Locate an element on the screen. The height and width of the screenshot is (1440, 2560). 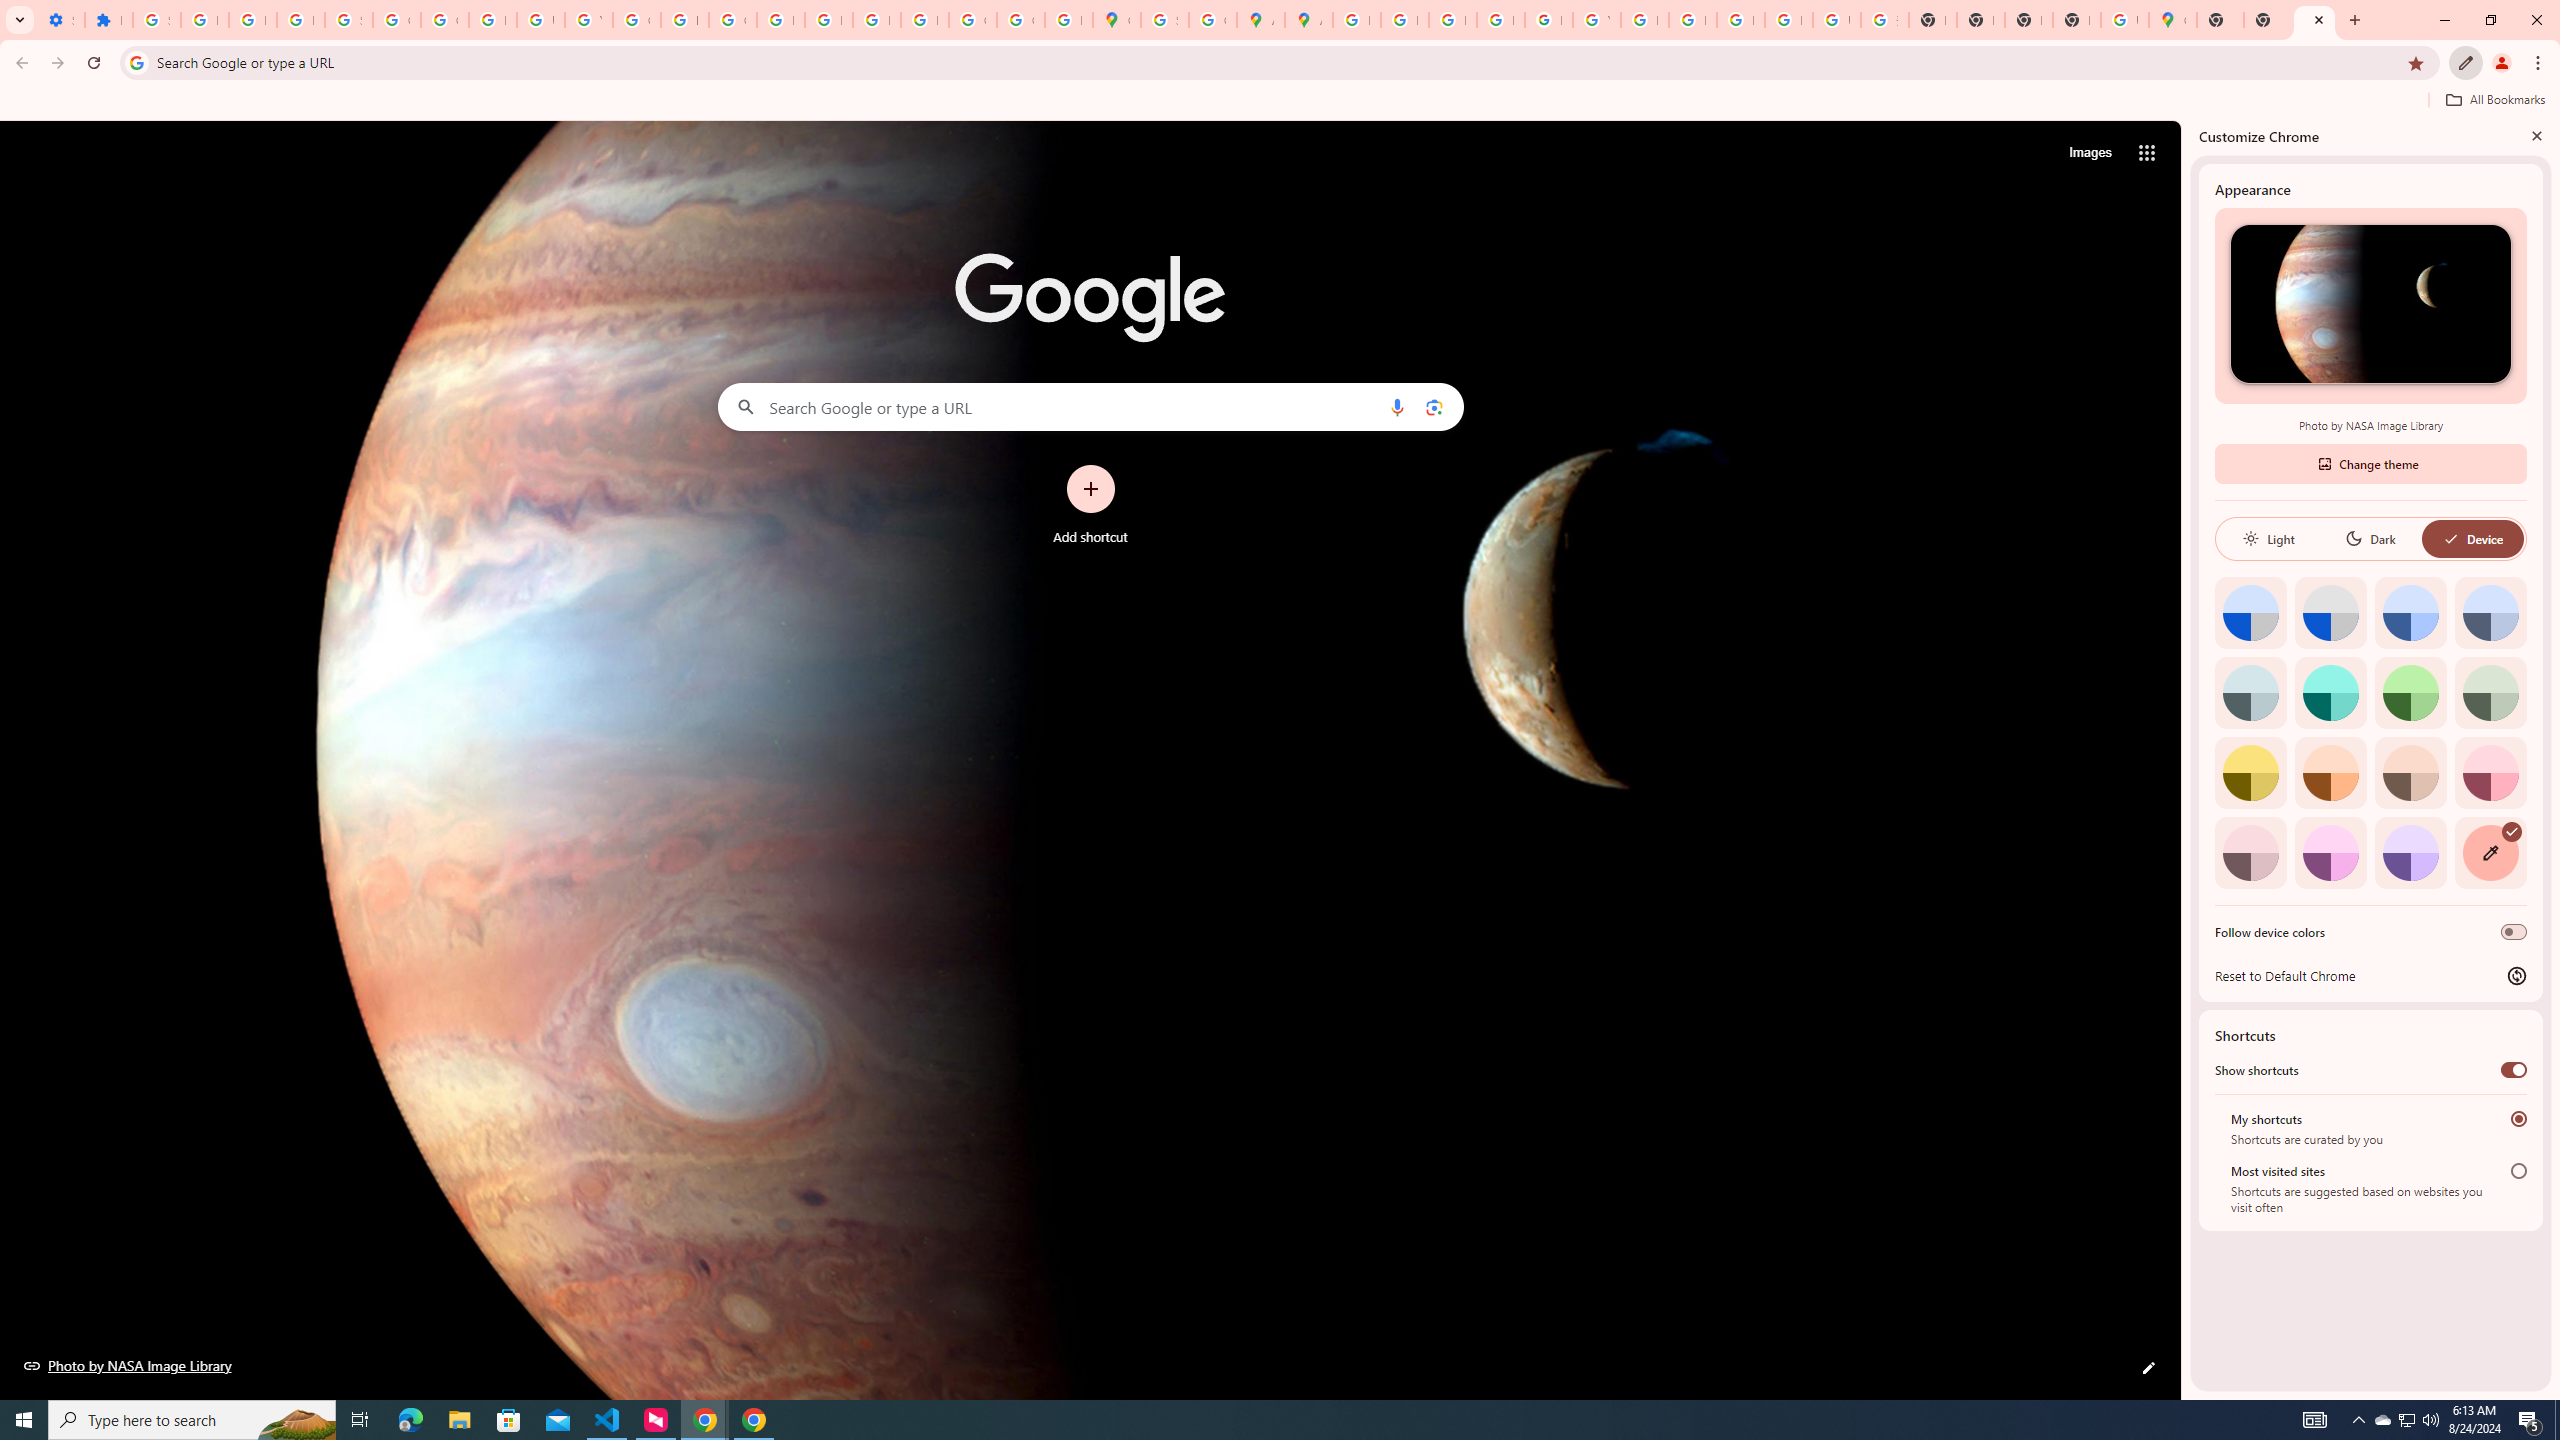
'New Tab' is located at coordinates (2219, 19).